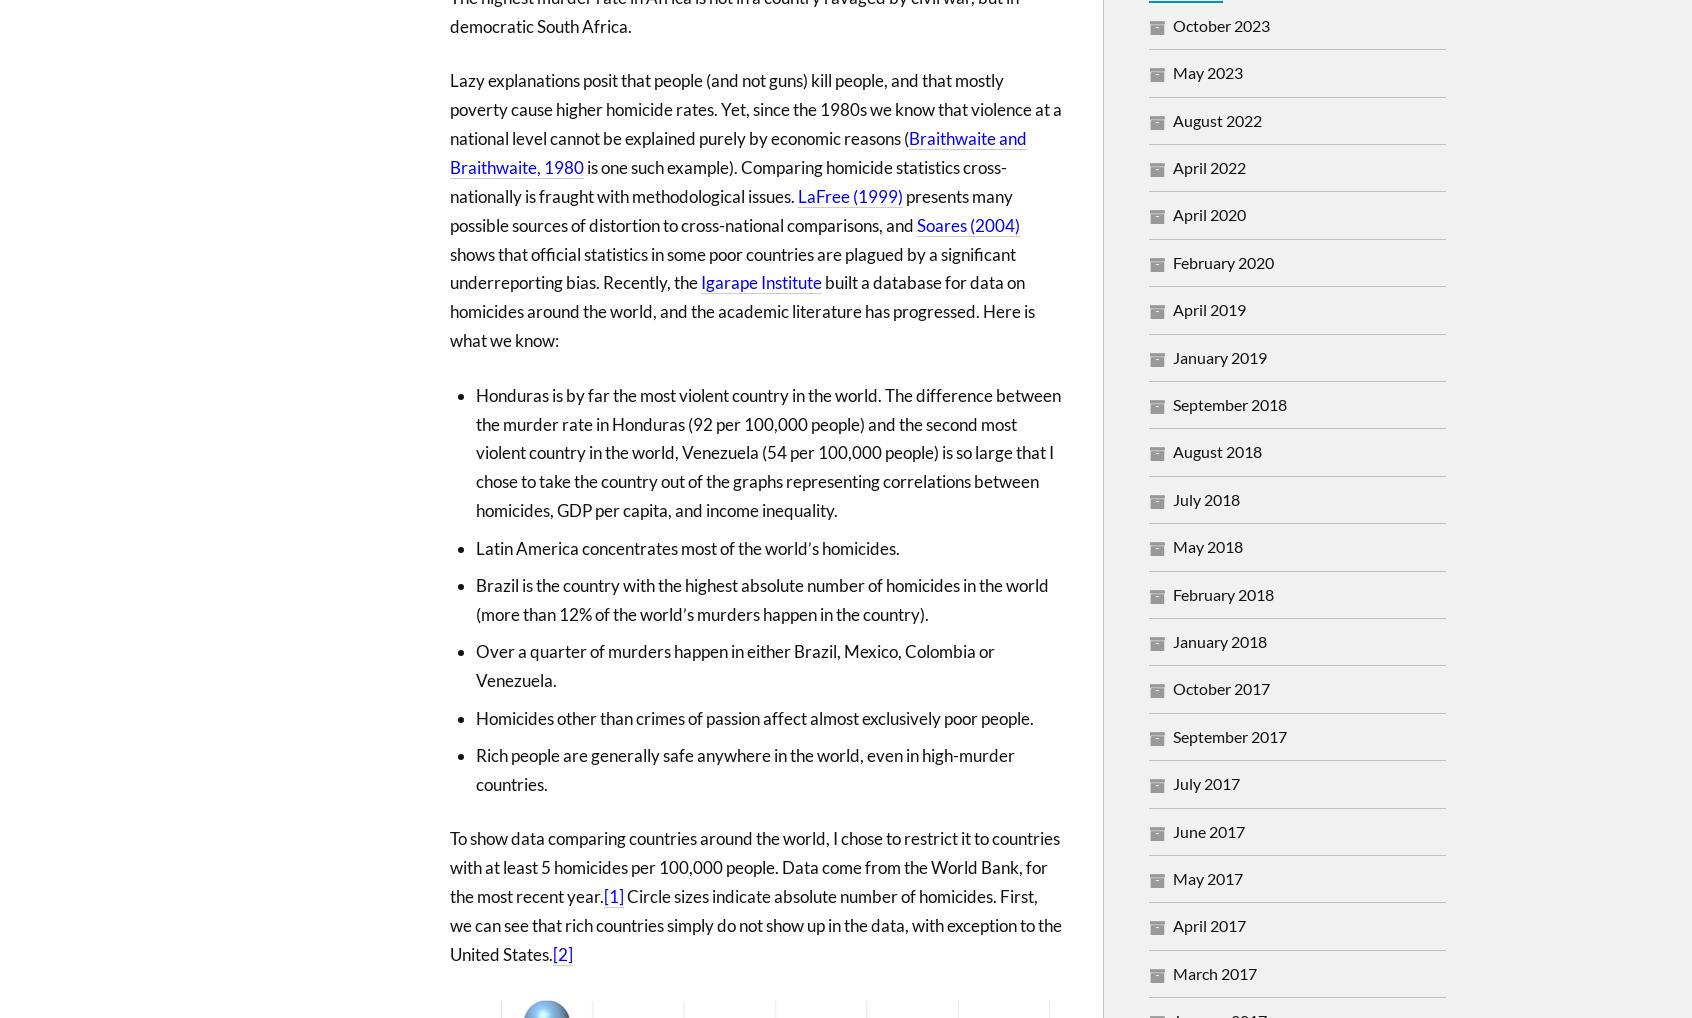 The image size is (1692, 1018). Describe the element at coordinates (473, 768) in the screenshot. I see `'Rich people are generally safe anywhere in the world, even in high-murder countries.'` at that location.